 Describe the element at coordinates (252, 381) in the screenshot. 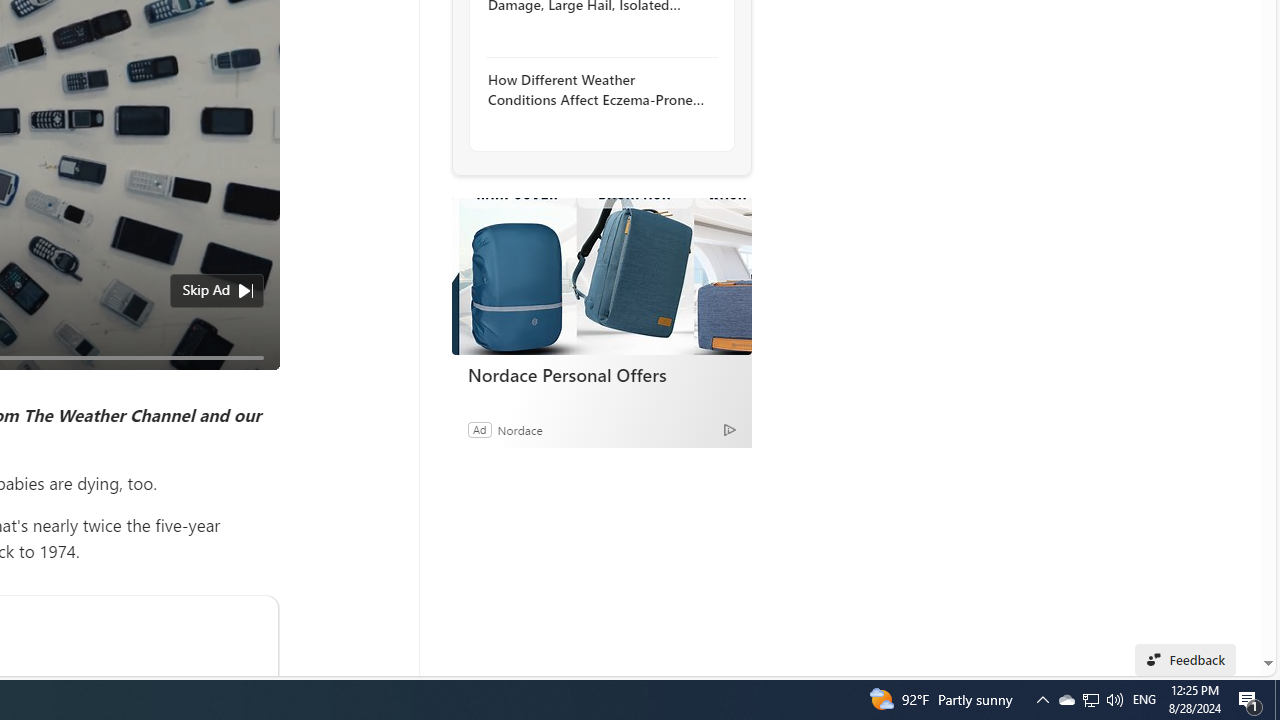

I see `'Unmute'` at that location.